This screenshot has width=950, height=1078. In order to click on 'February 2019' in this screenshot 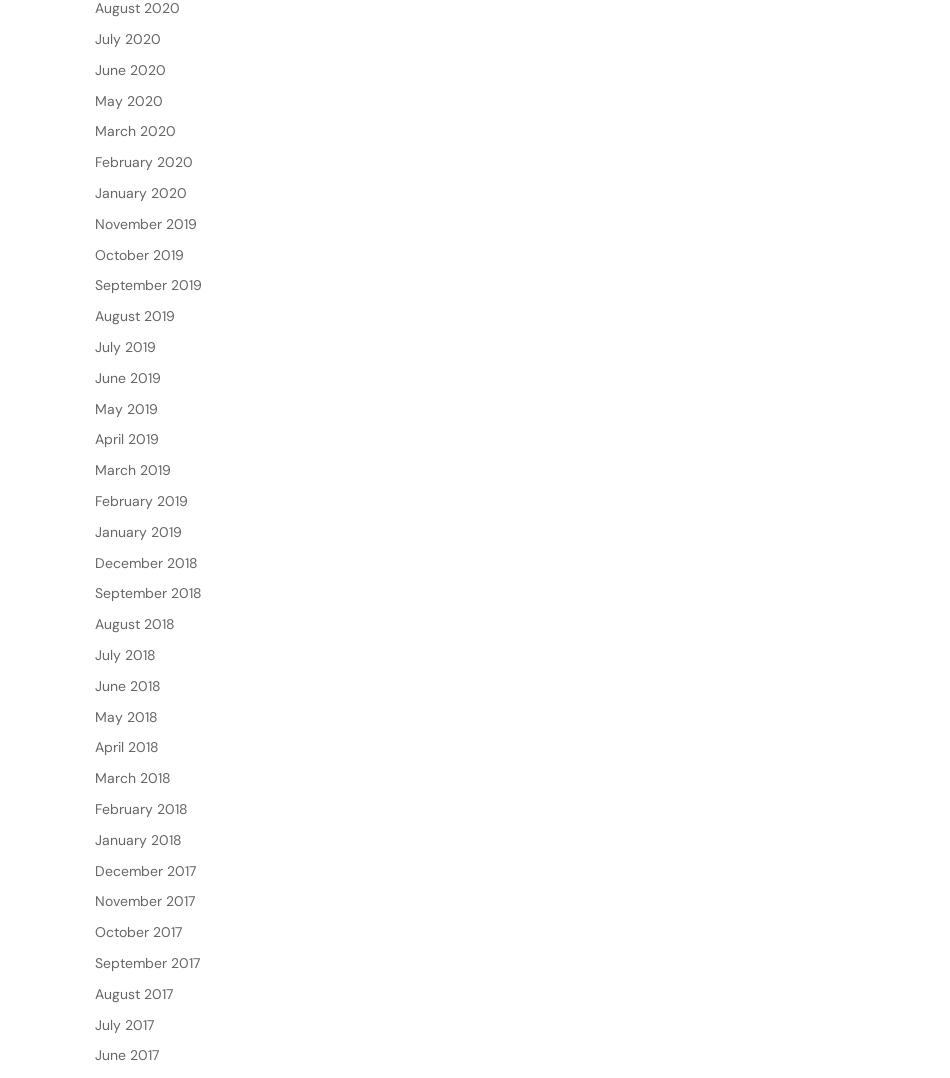, I will do `click(141, 563)`.